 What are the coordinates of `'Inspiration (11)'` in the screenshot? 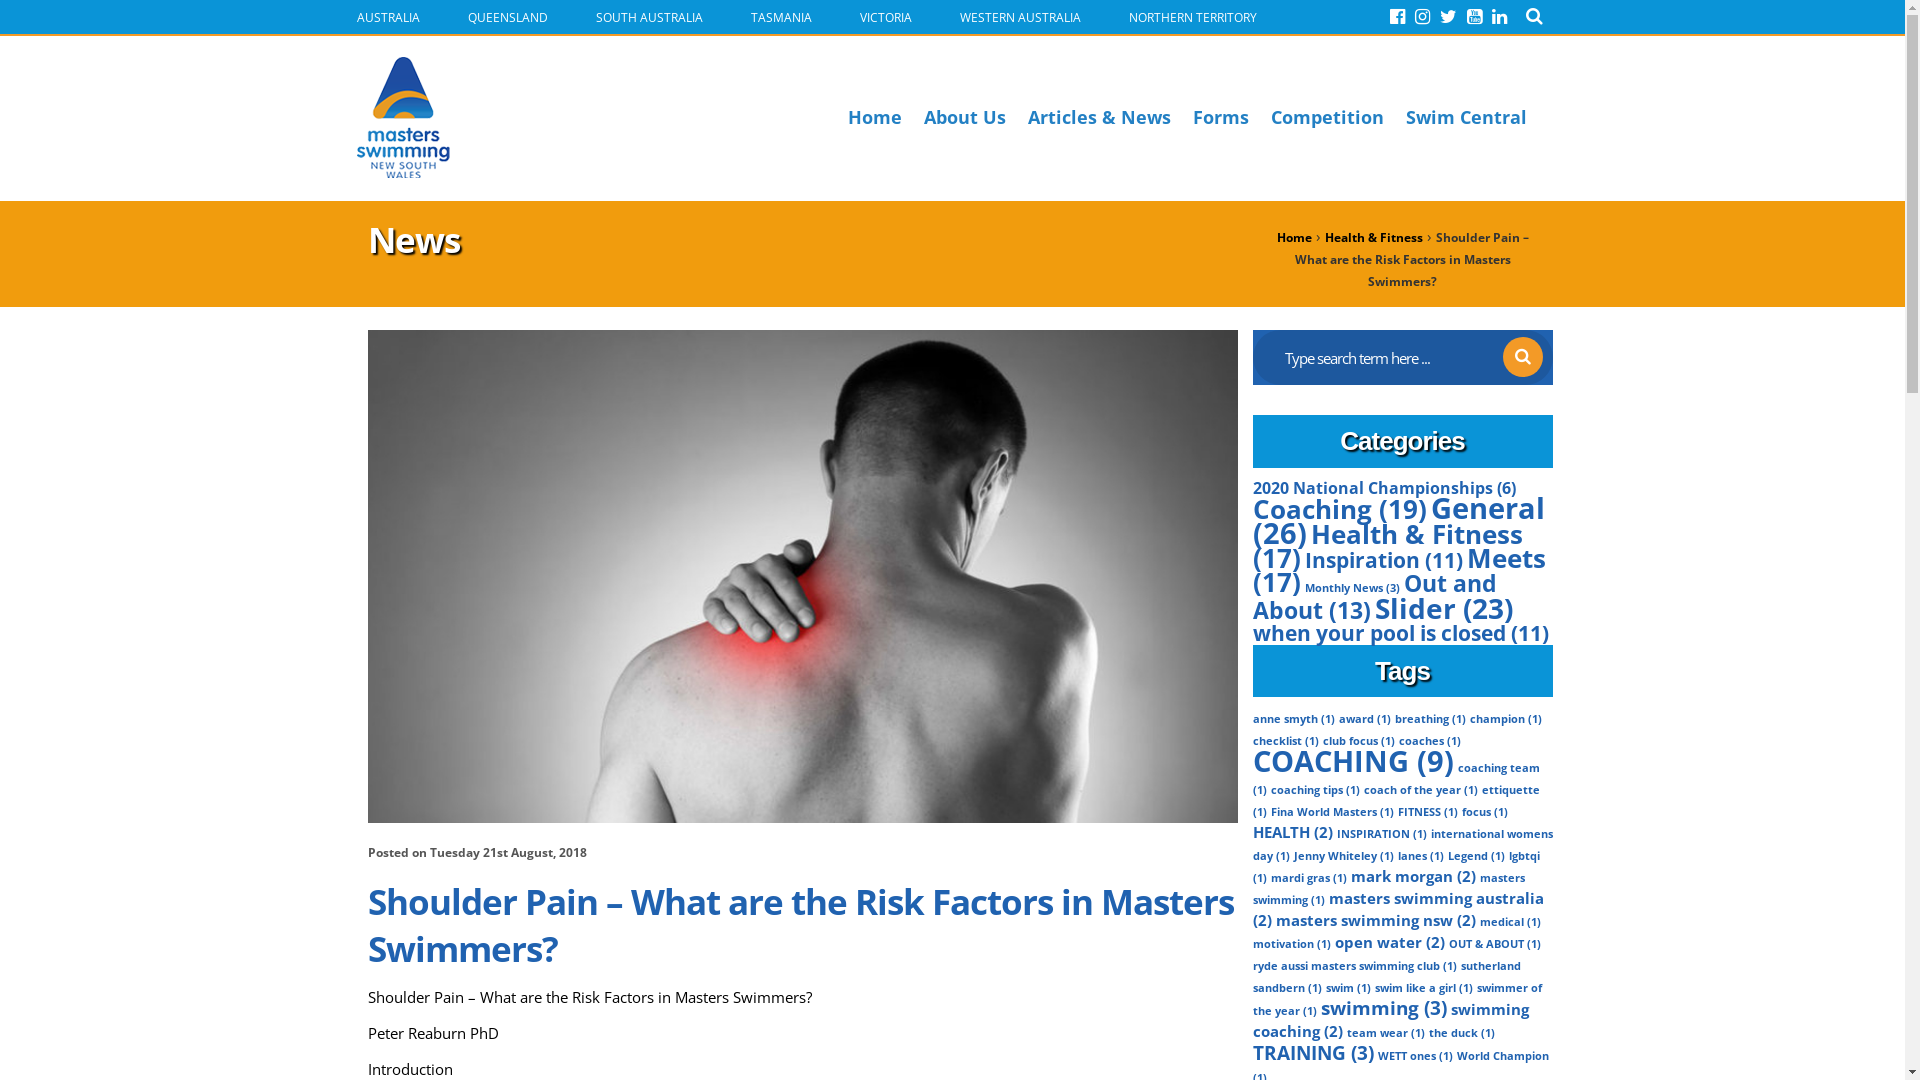 It's located at (1381, 559).